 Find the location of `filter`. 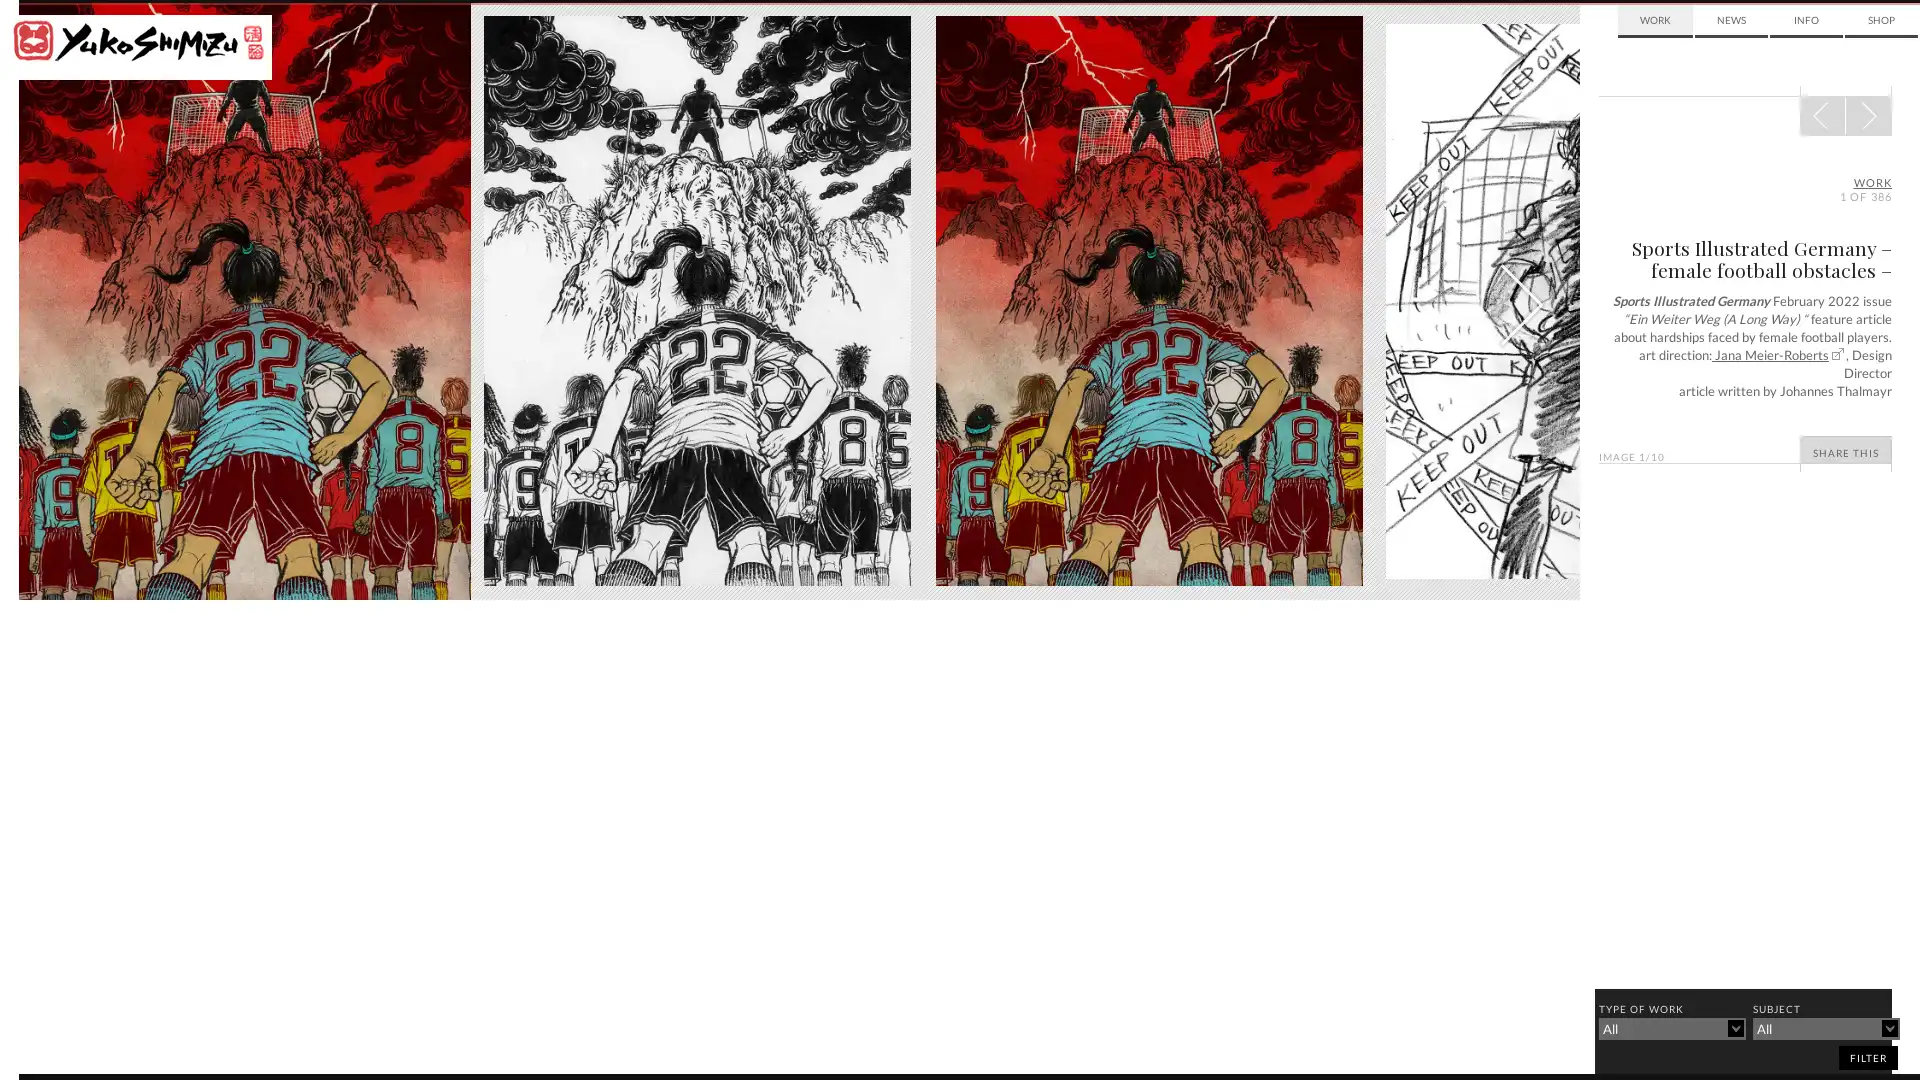

filter is located at coordinates (1867, 1055).